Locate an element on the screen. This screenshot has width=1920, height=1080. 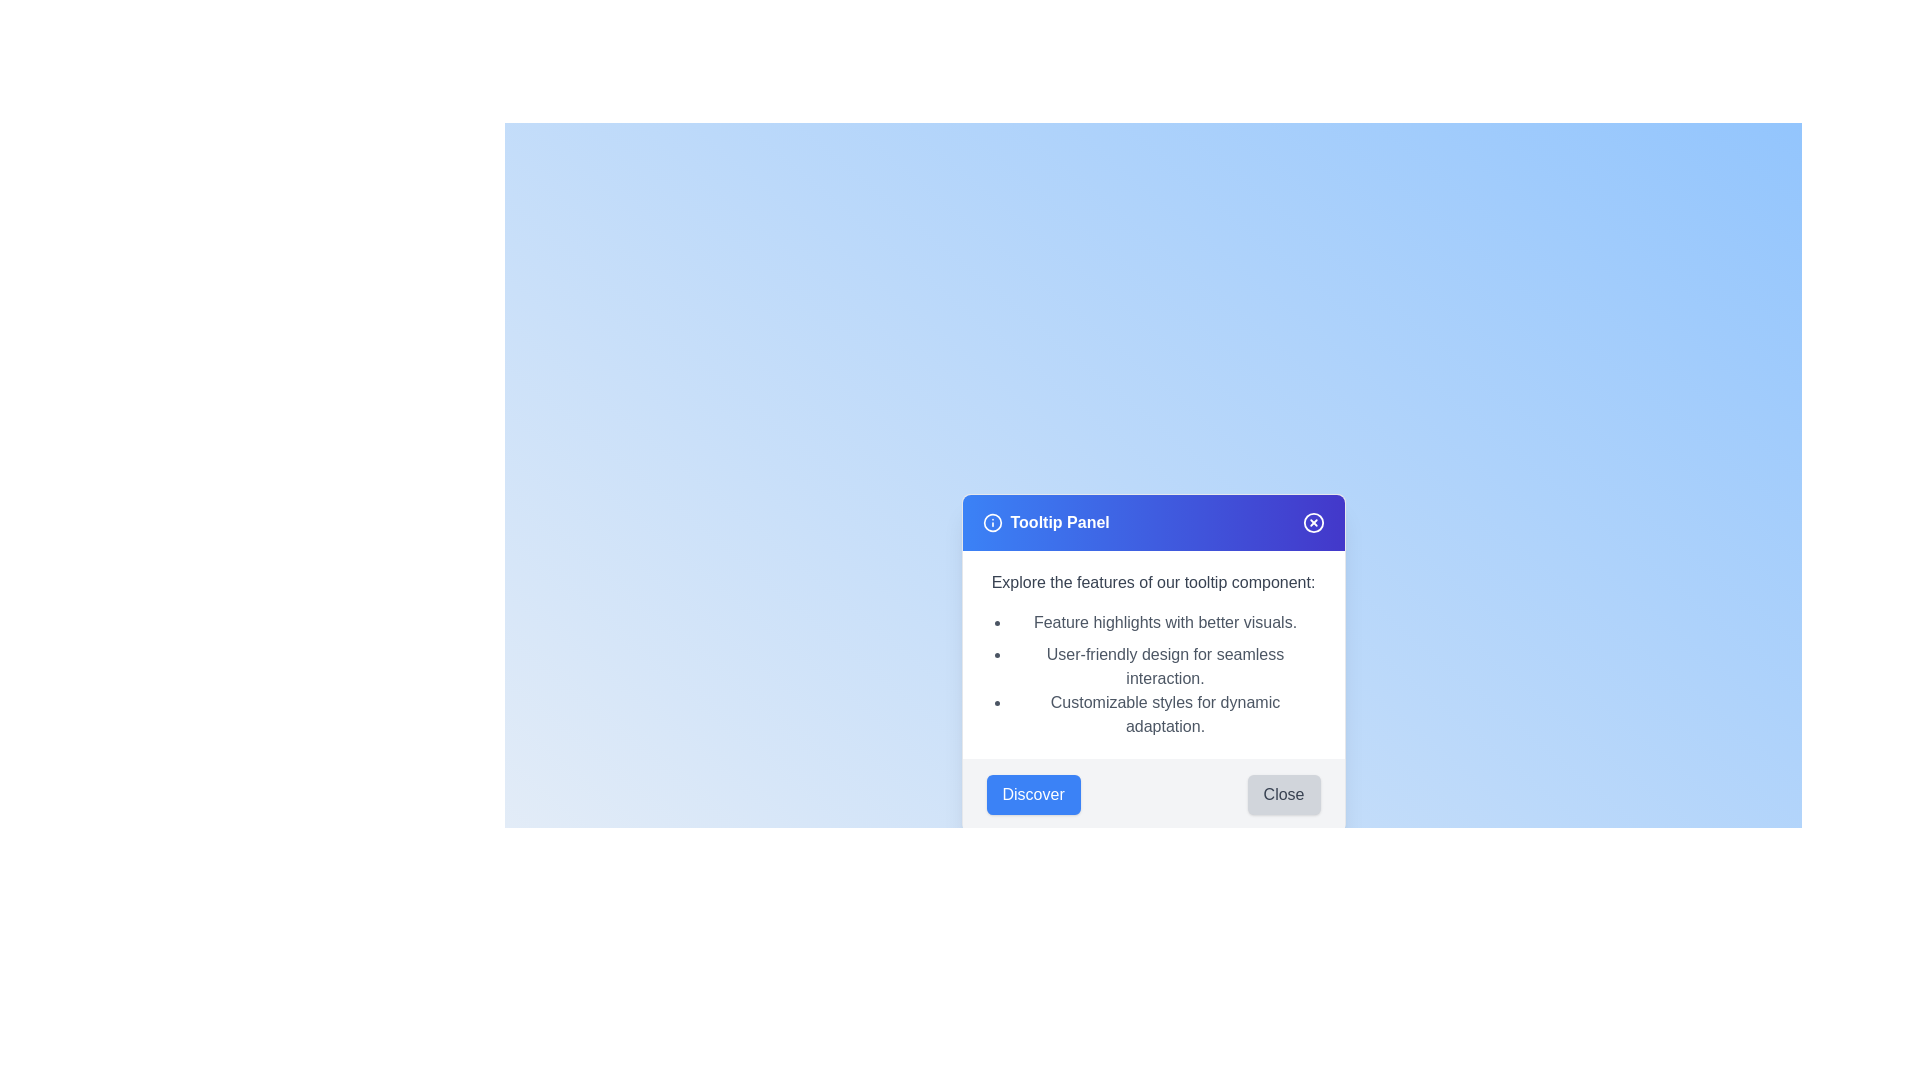
text that serves as the first item in the bulleted list below the heading 'Explore the features of our tooltip component' inside the tooltip panel is located at coordinates (1165, 622).